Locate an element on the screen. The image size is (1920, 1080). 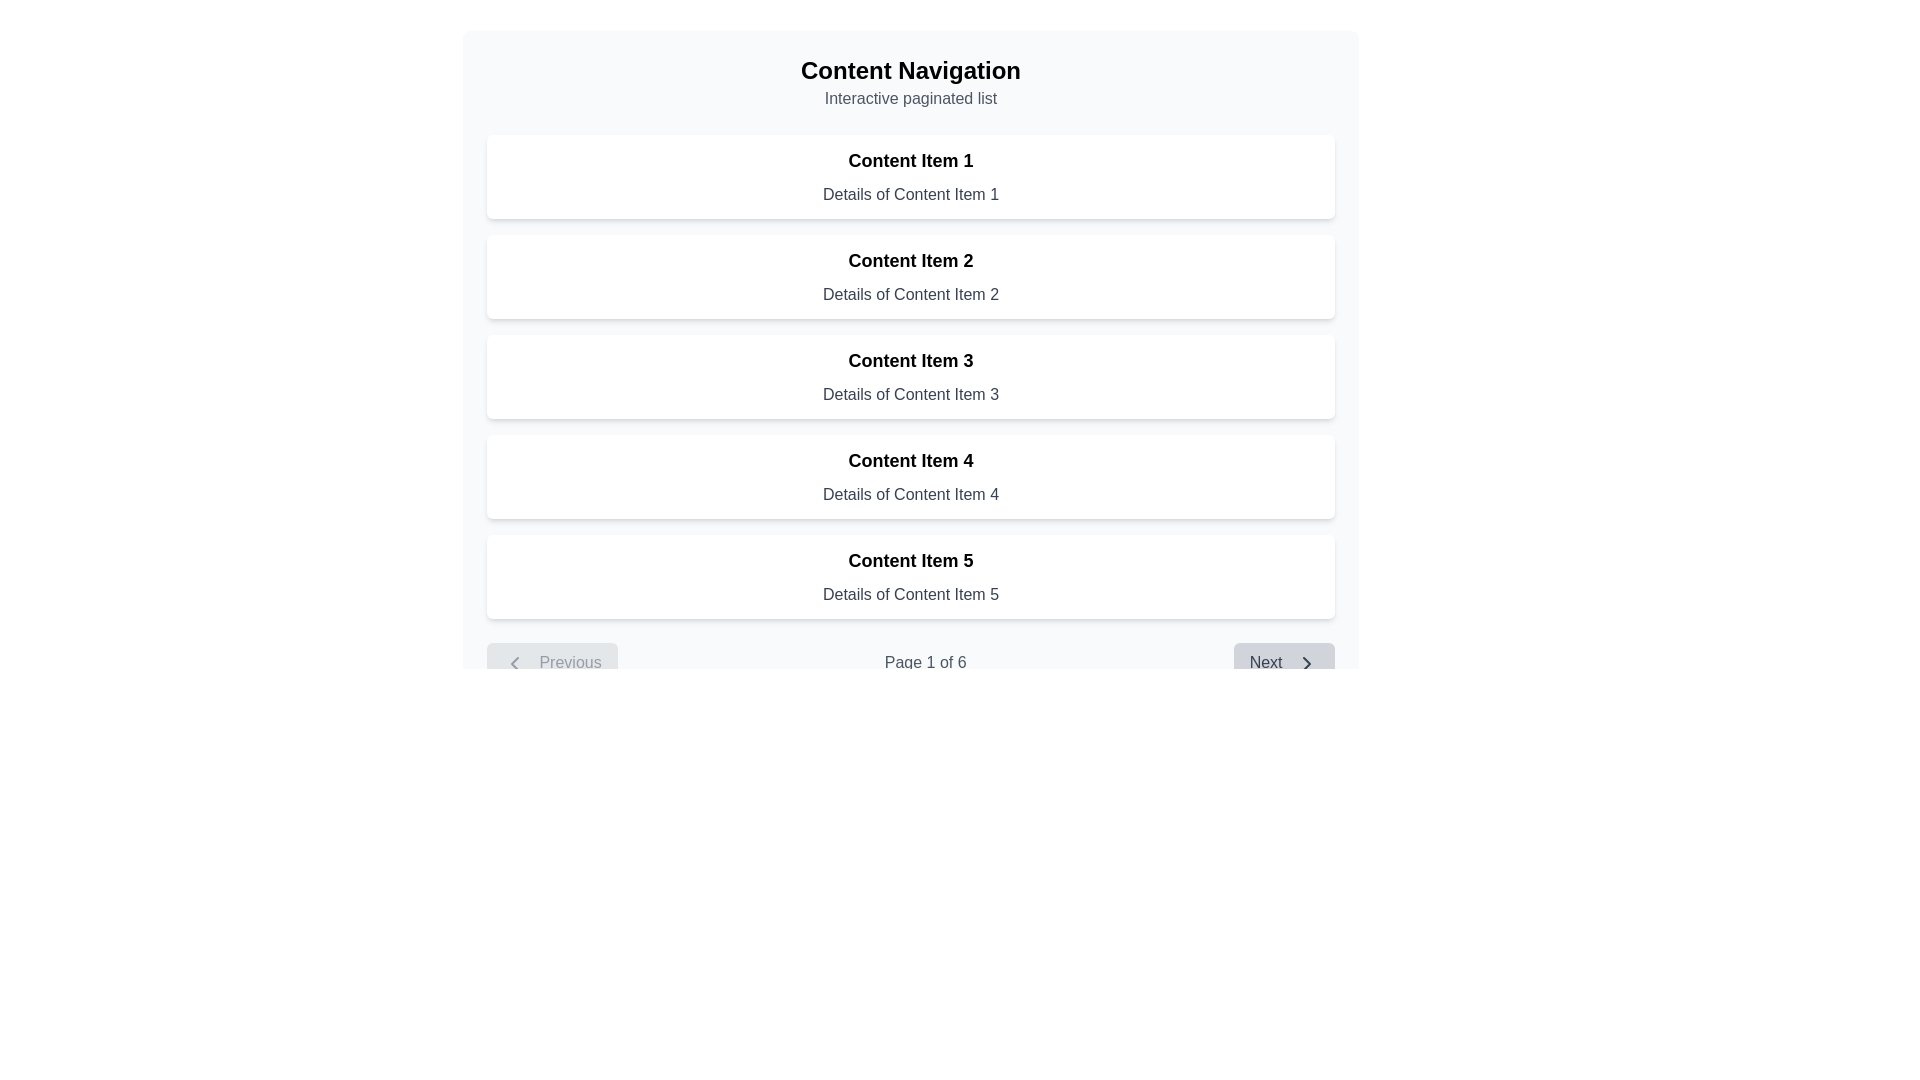
the text label displaying 'Details of Content Item 3' located directly under the bold title 'Content Item 3' within the third content card is located at coordinates (910, 394).